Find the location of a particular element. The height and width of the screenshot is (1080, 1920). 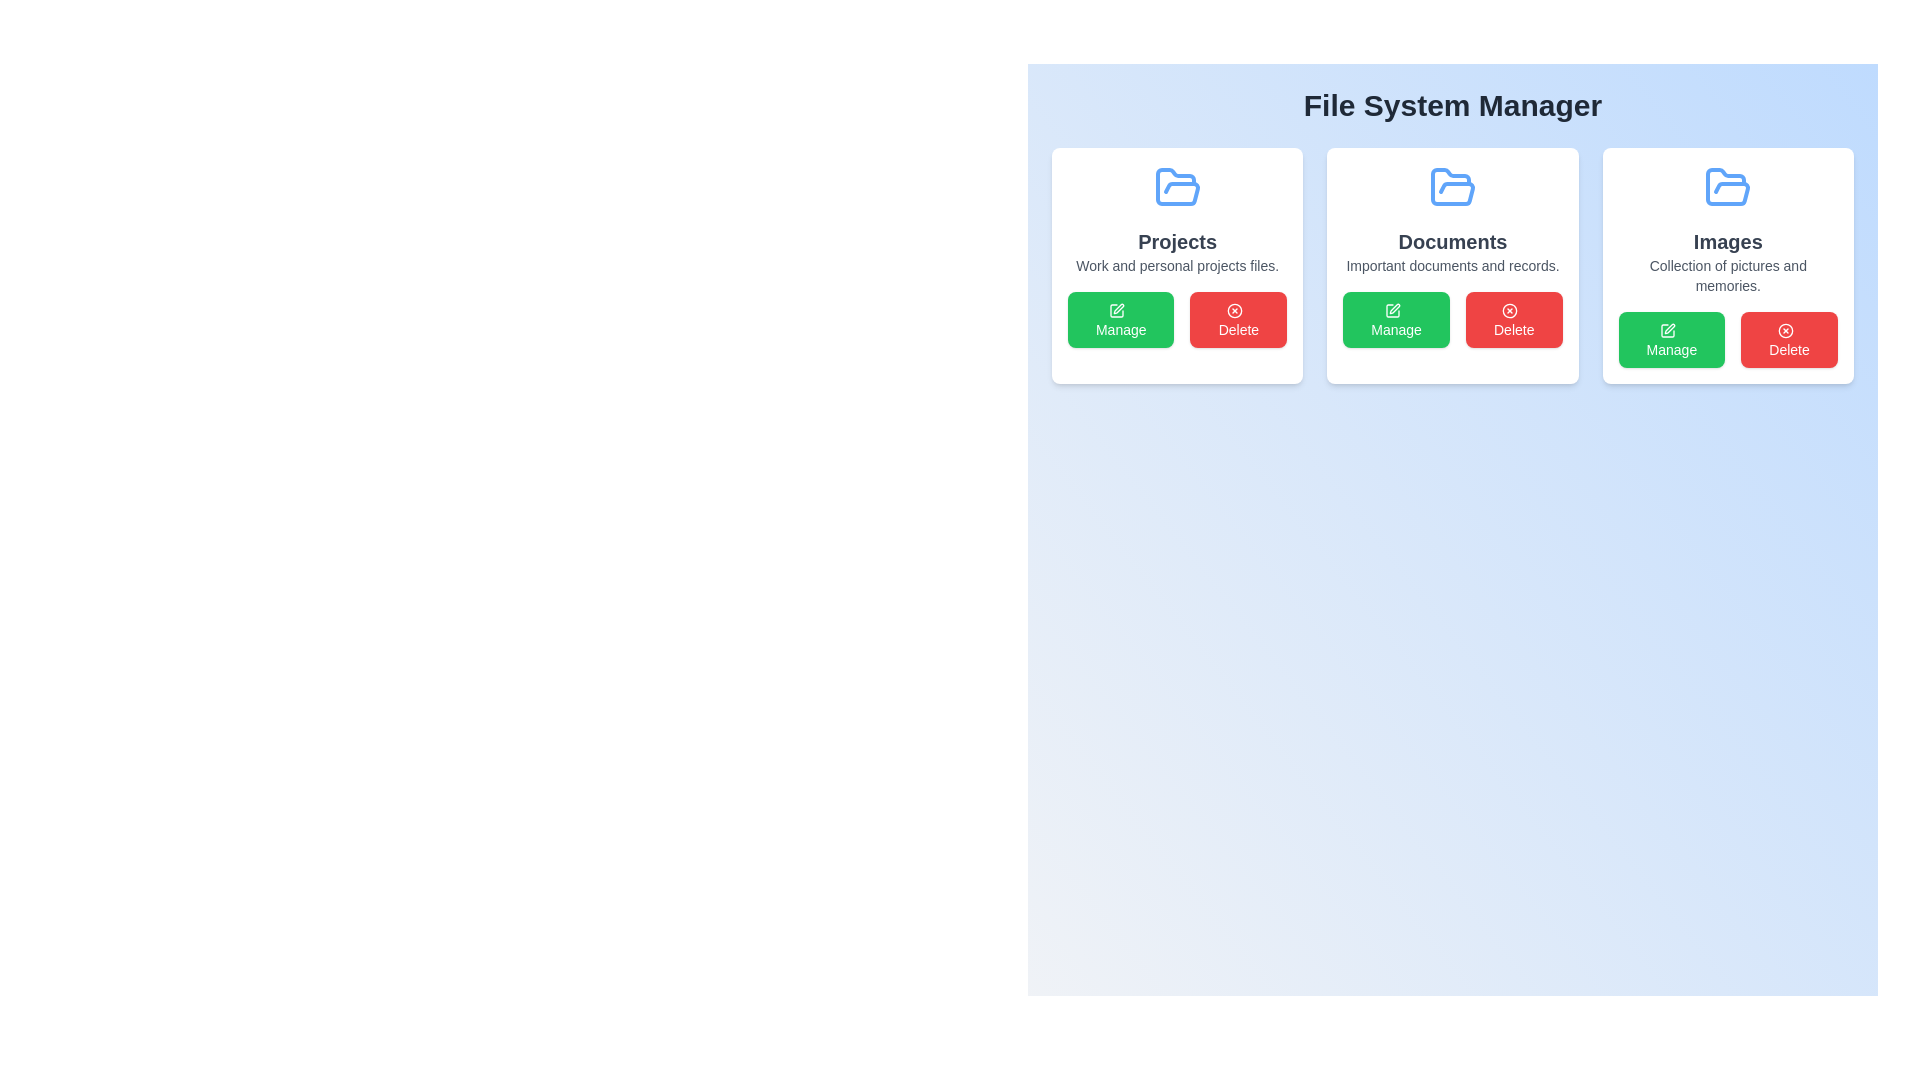

the inner visual component of the folder icon, which is part of the 'Projects' file category in the 'File System Manager' interface is located at coordinates (1177, 186).